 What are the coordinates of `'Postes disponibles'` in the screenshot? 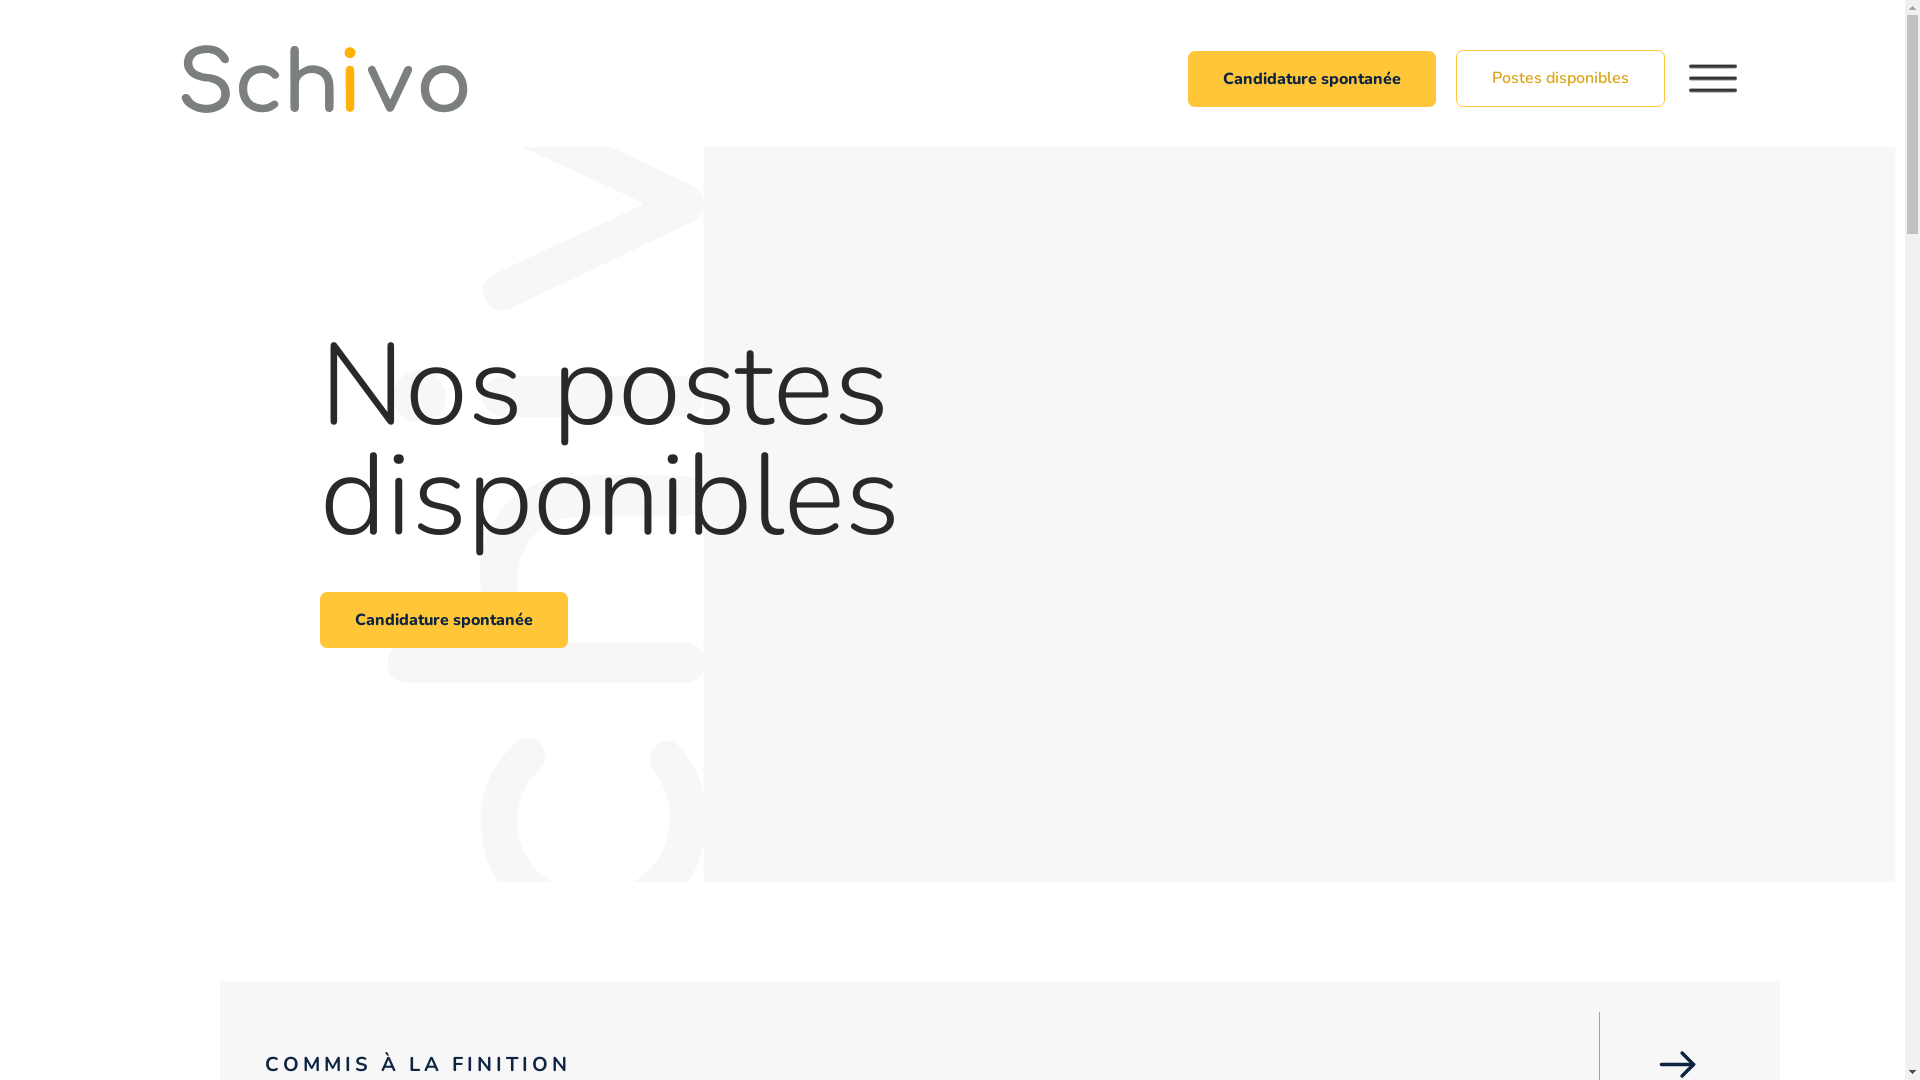 It's located at (1559, 77).